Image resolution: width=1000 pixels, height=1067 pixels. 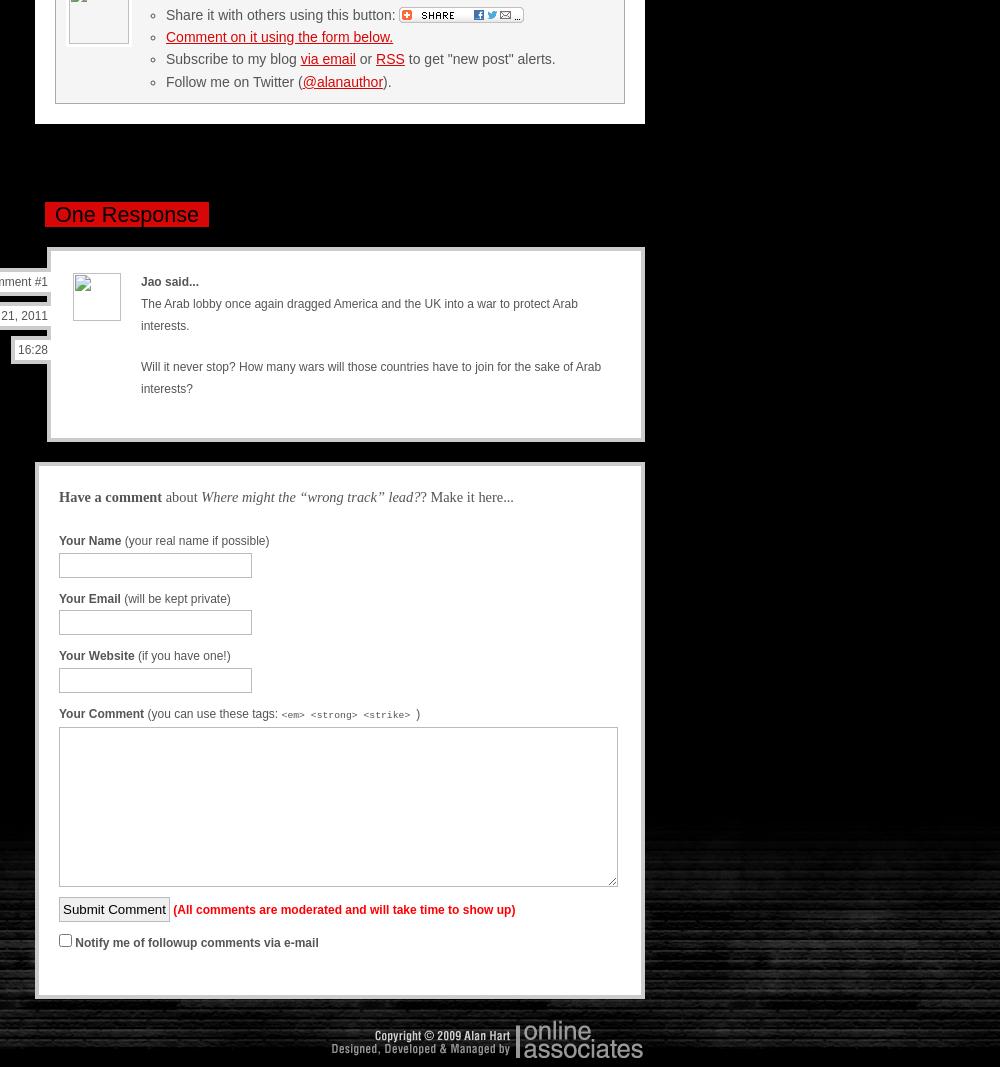 What do you see at coordinates (364, 58) in the screenshot?
I see `'or'` at bounding box center [364, 58].